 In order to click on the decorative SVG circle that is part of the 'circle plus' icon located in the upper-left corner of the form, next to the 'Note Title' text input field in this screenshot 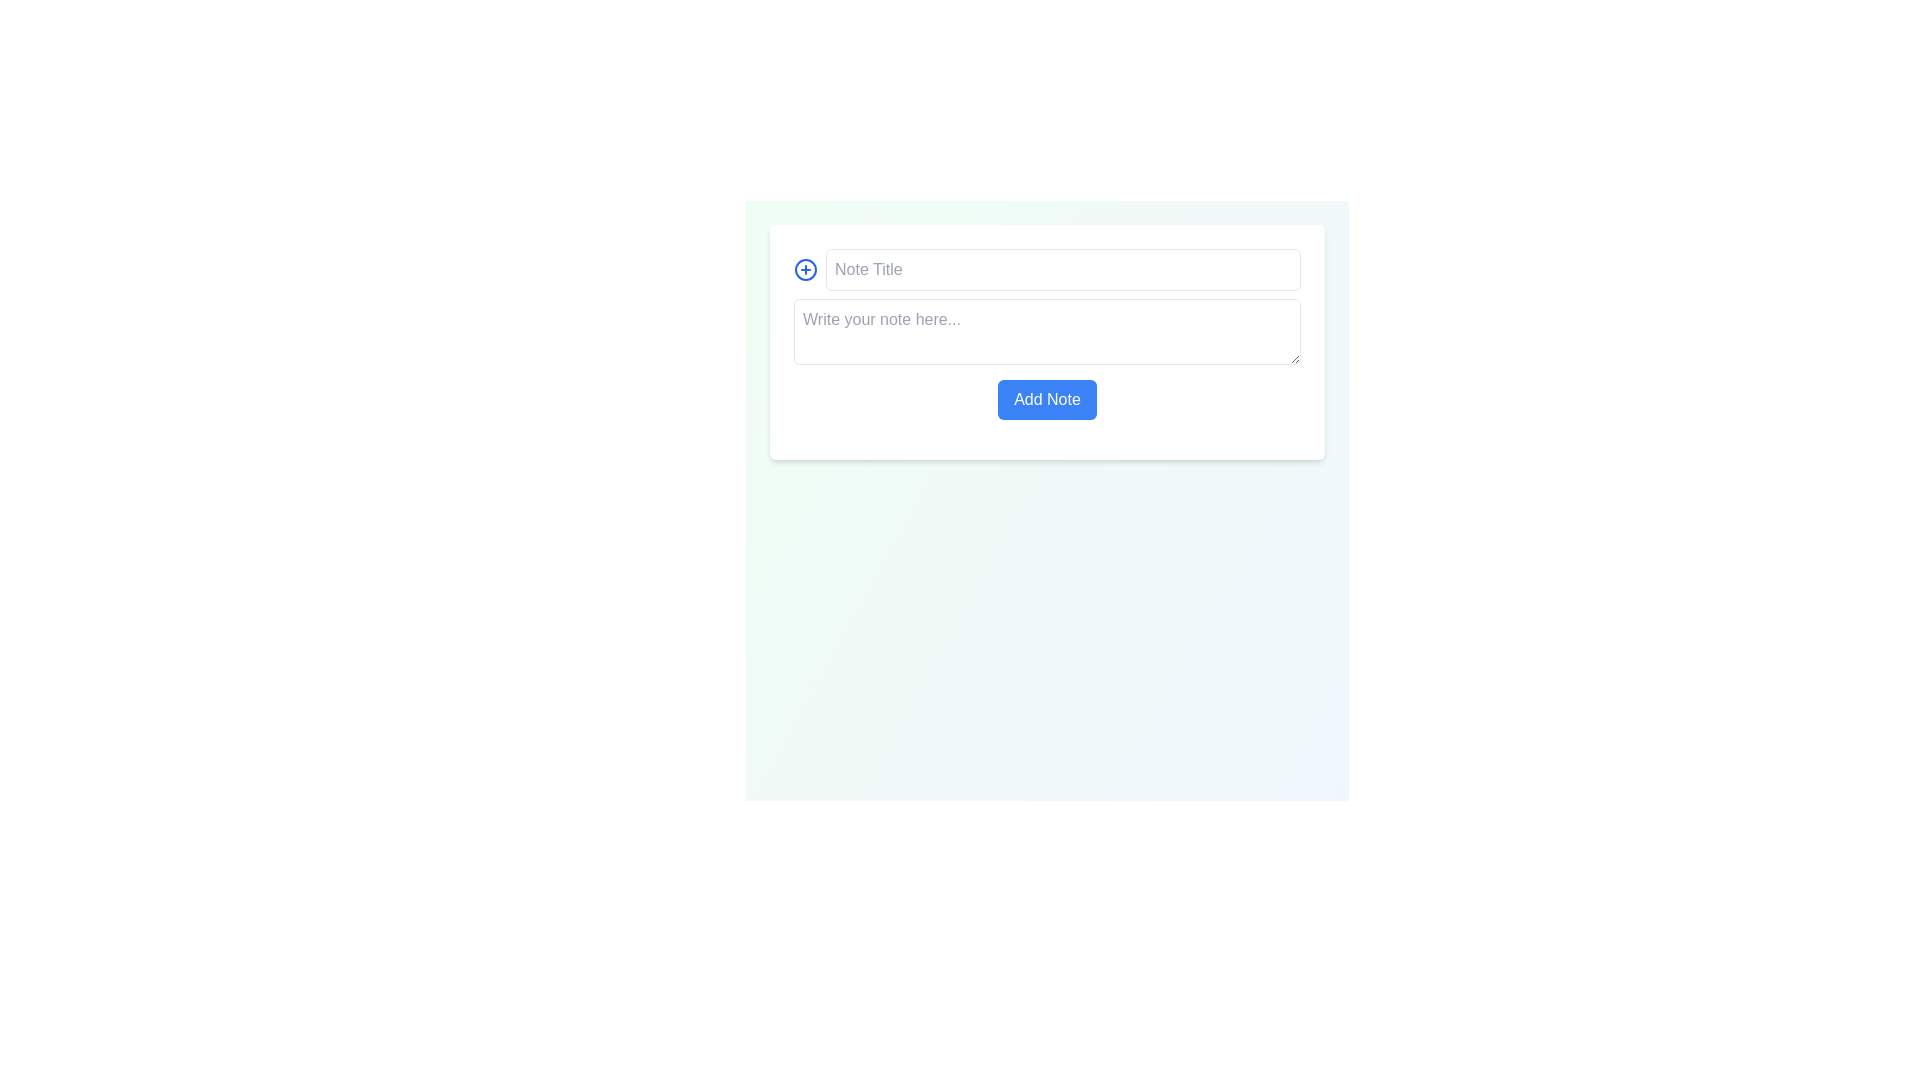, I will do `click(806, 270)`.